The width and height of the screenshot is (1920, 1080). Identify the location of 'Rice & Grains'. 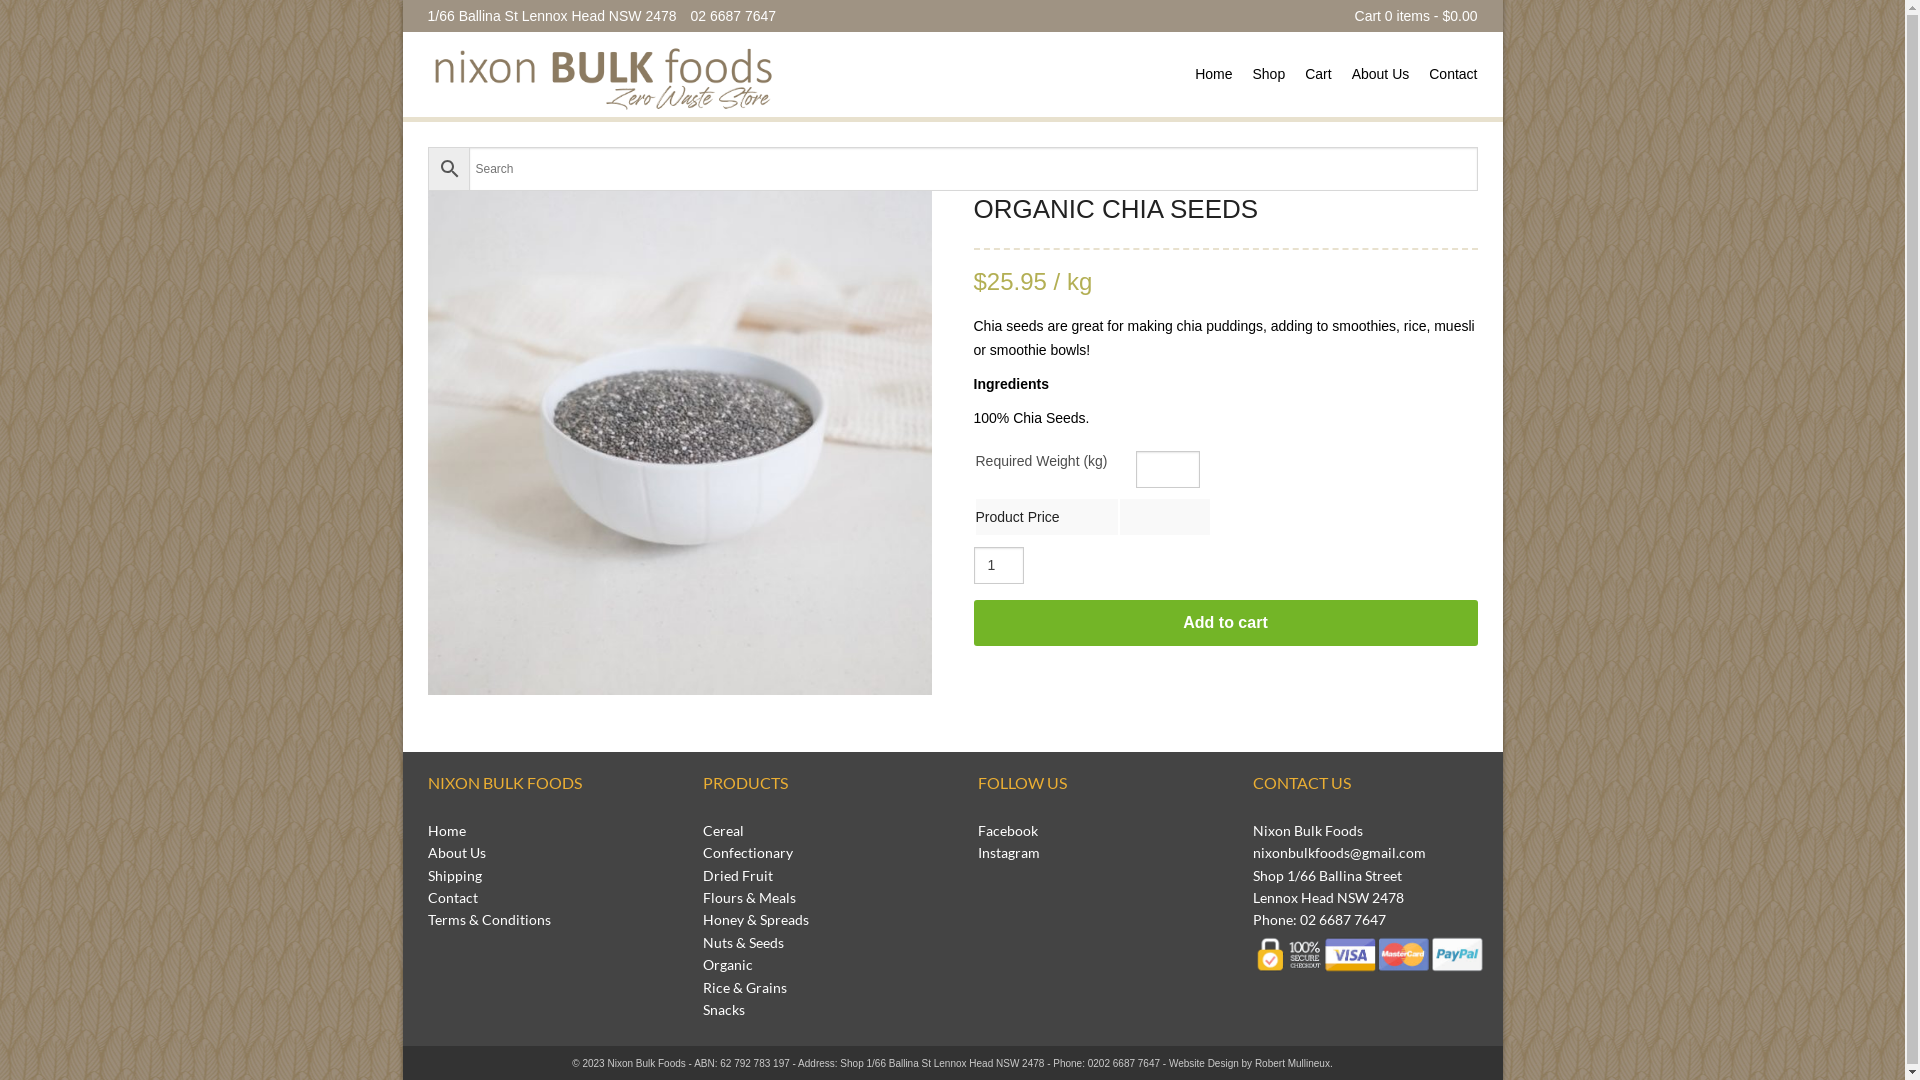
(743, 986).